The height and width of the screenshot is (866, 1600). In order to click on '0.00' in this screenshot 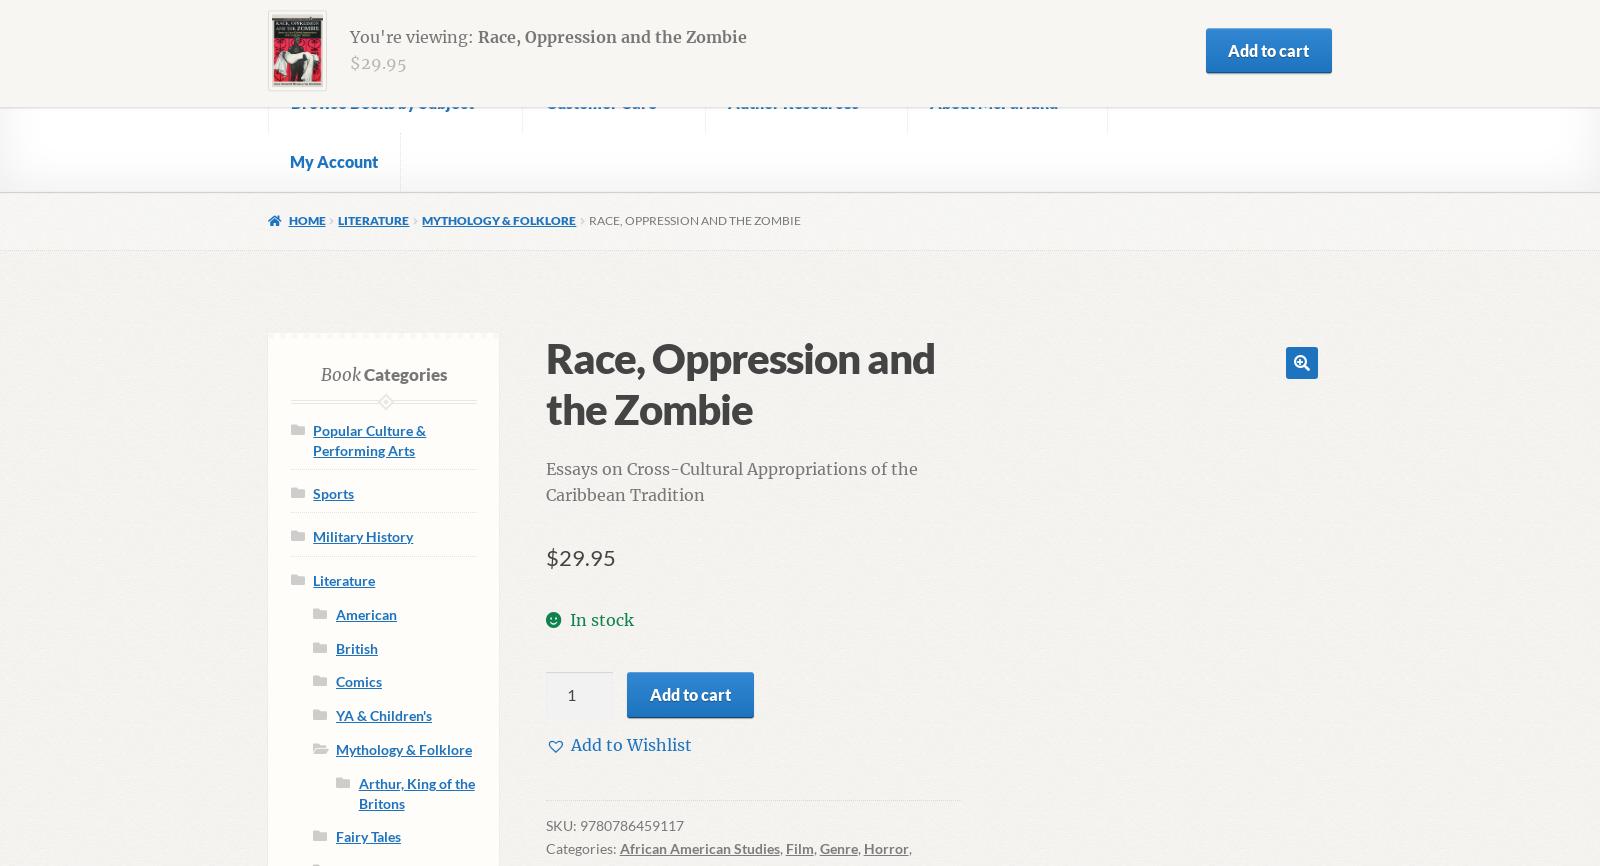, I will do `click(1159, 32)`.